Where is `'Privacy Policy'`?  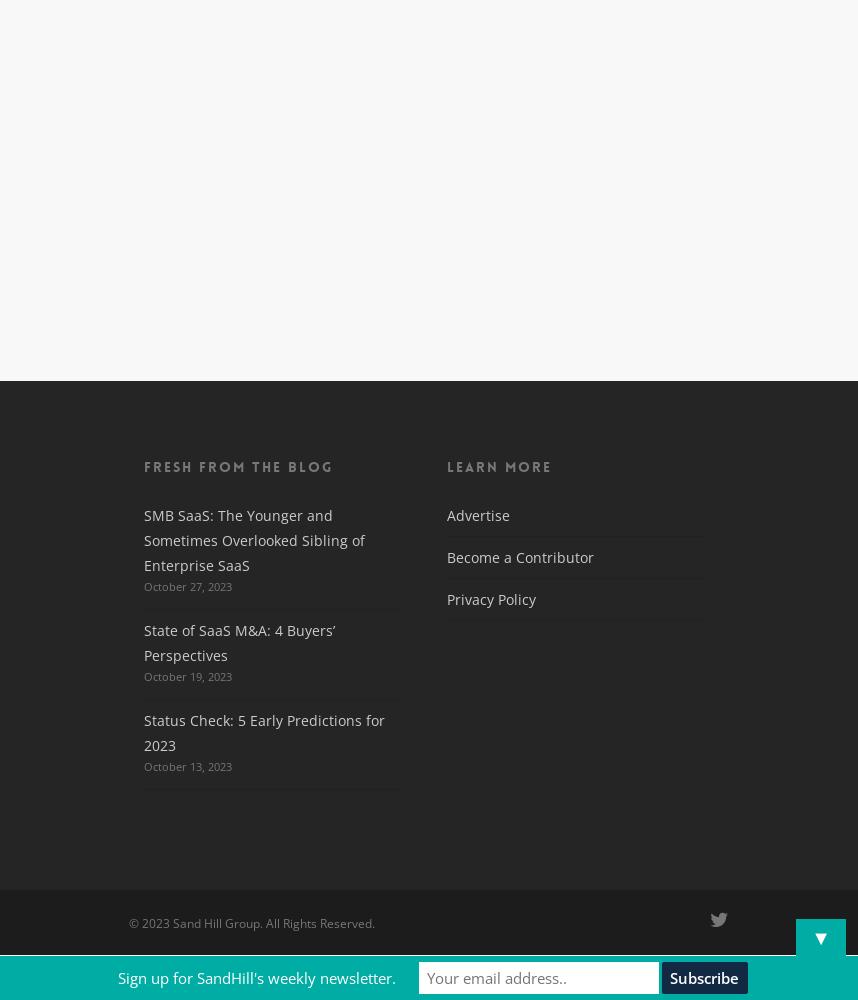
'Privacy Policy' is located at coordinates (447, 598).